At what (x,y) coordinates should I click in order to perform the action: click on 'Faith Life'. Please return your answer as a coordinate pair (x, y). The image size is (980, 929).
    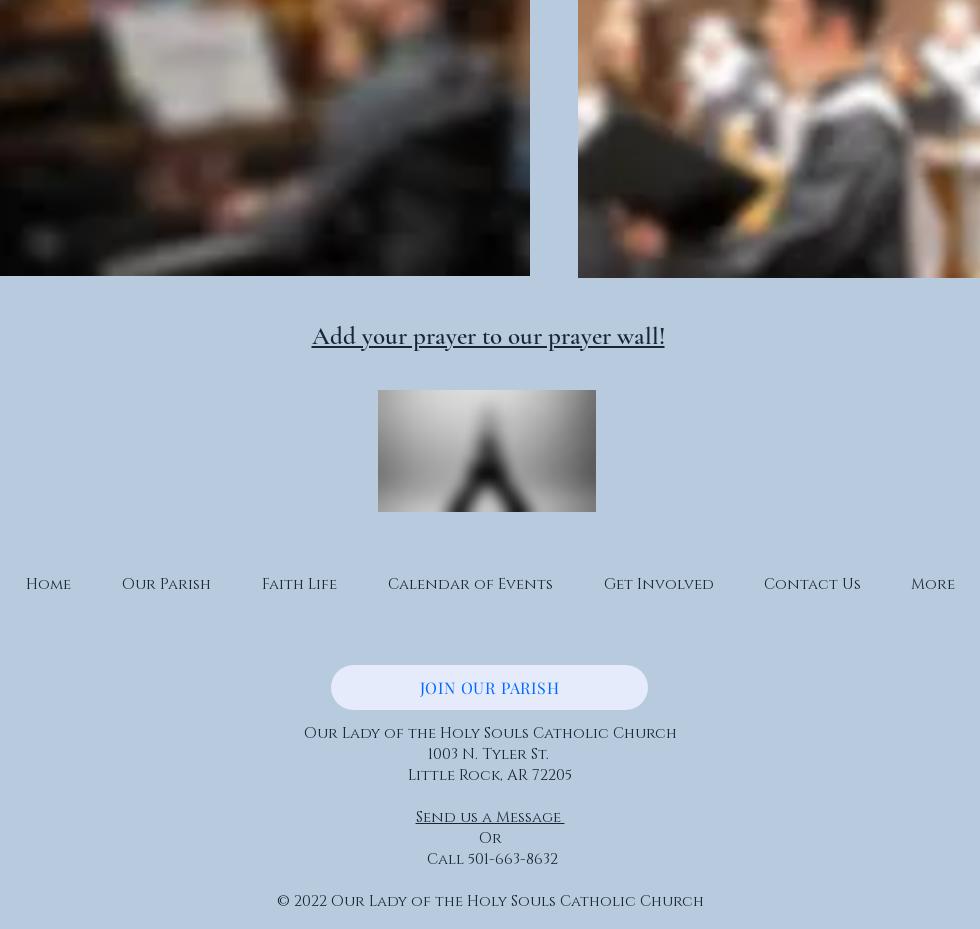
    Looking at the image, I should click on (260, 583).